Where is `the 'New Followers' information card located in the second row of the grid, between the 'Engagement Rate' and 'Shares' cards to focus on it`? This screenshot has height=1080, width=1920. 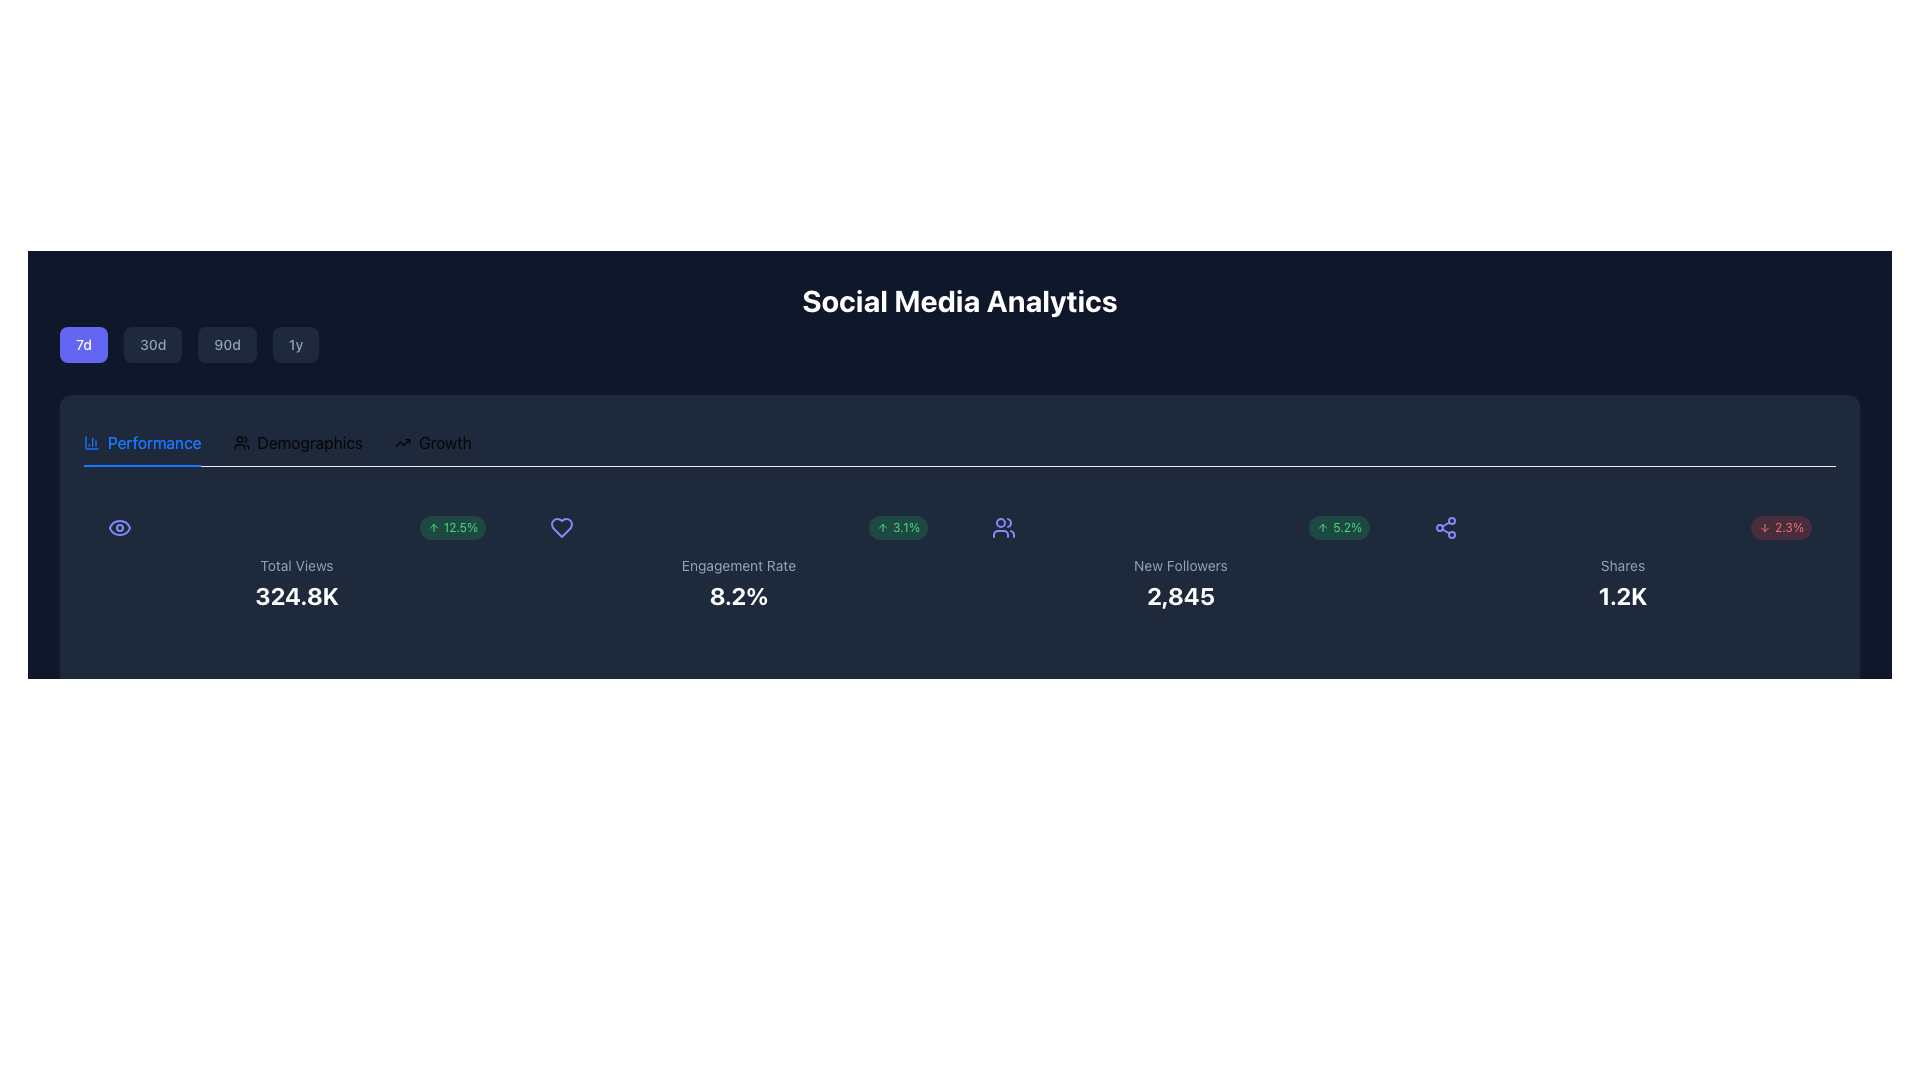
the 'New Followers' information card located in the second row of the grid, between the 'Engagement Rate' and 'Shares' cards to focus on it is located at coordinates (1180, 563).